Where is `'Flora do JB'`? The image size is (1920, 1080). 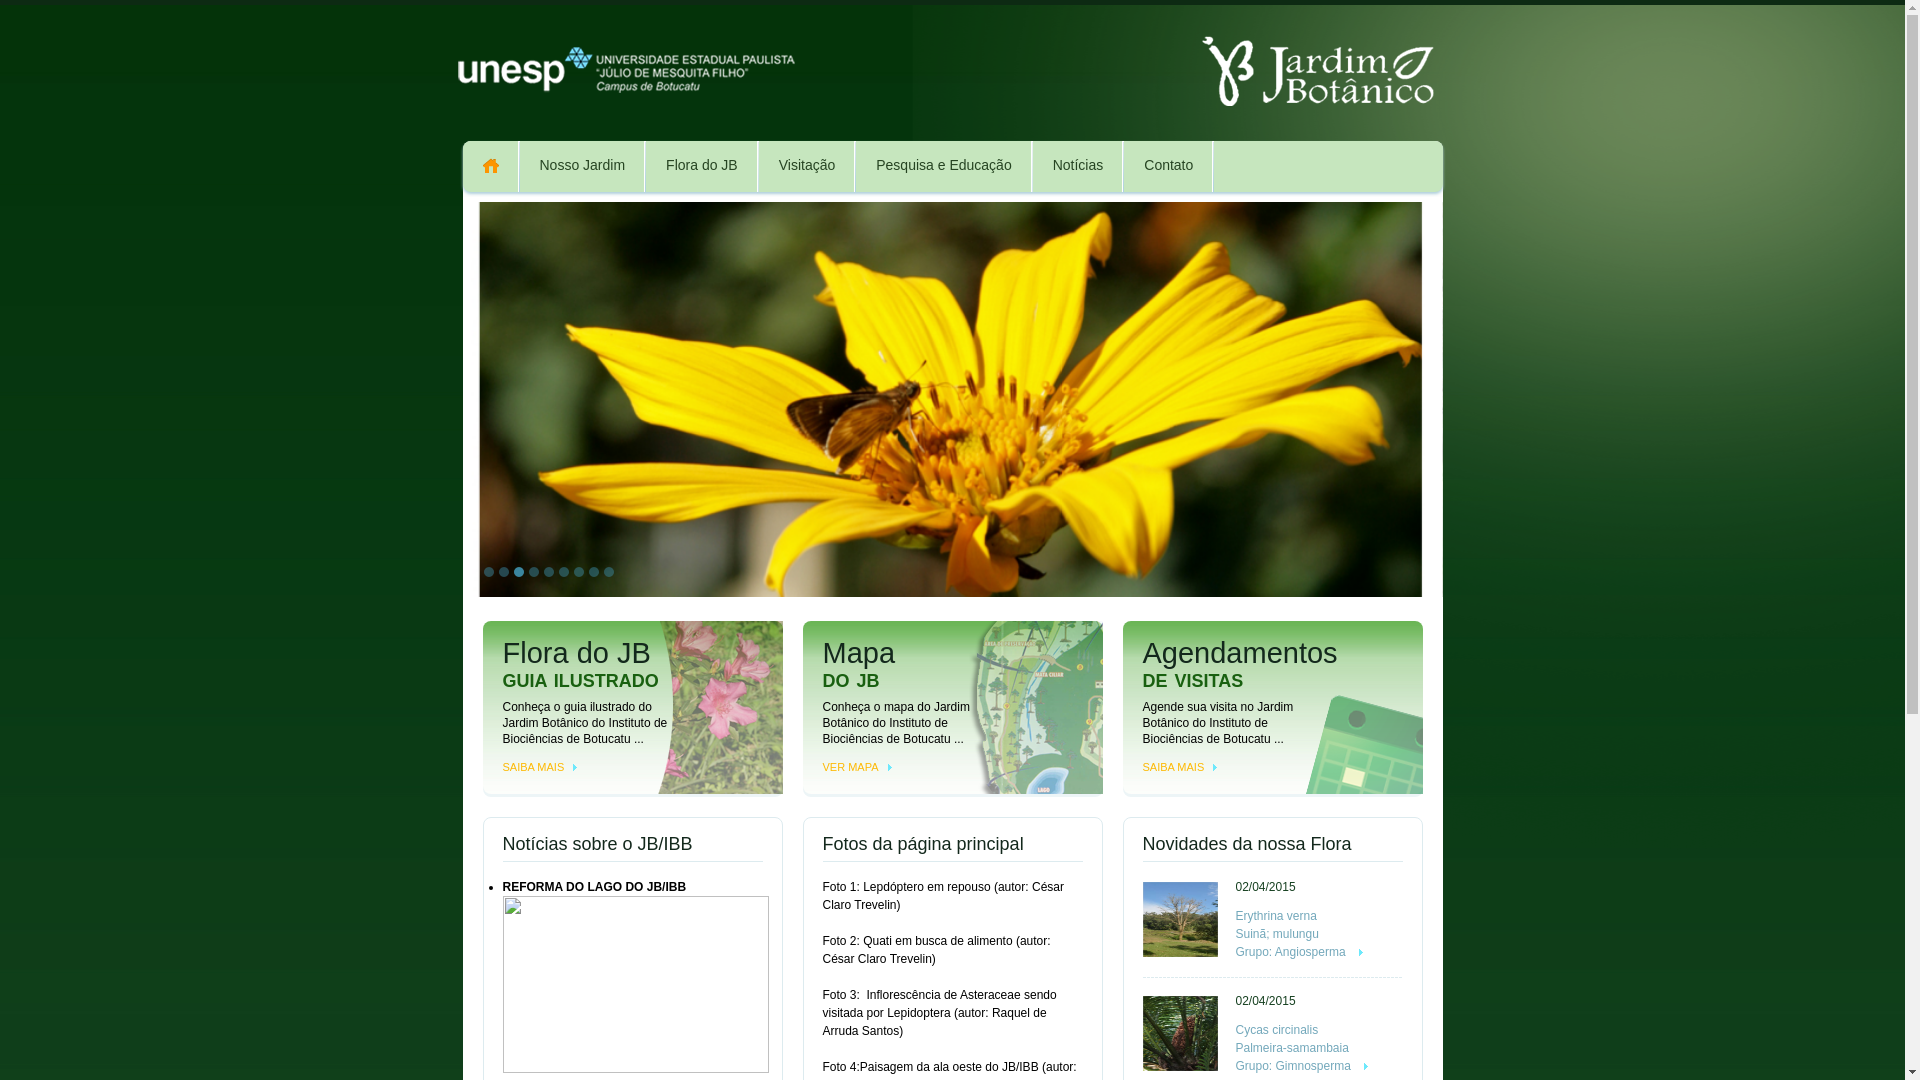
'Flora do JB' is located at coordinates (702, 165).